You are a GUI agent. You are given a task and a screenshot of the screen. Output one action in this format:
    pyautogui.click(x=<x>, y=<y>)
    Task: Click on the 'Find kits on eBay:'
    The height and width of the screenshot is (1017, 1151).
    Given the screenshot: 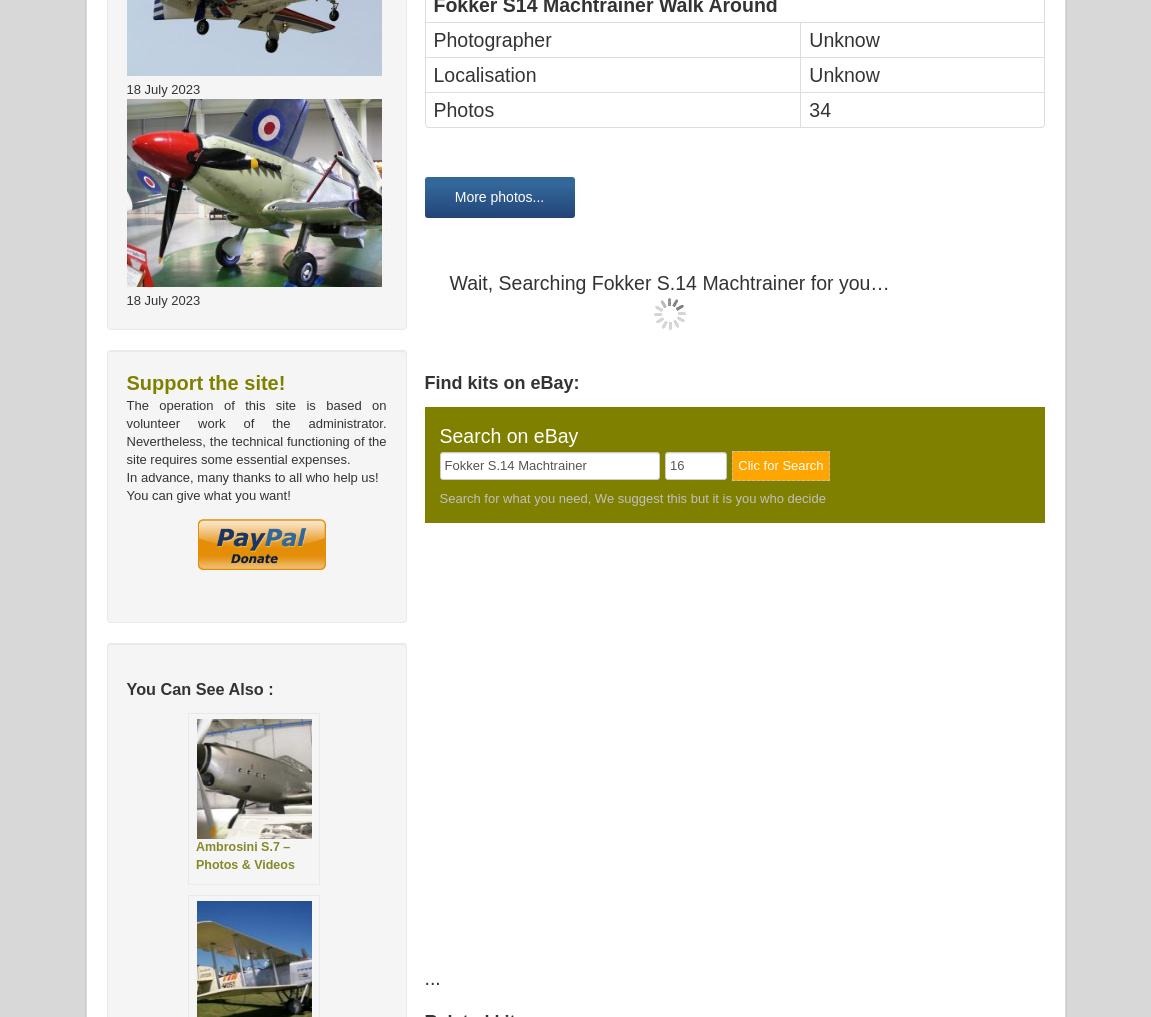 What is the action you would take?
    pyautogui.click(x=500, y=382)
    